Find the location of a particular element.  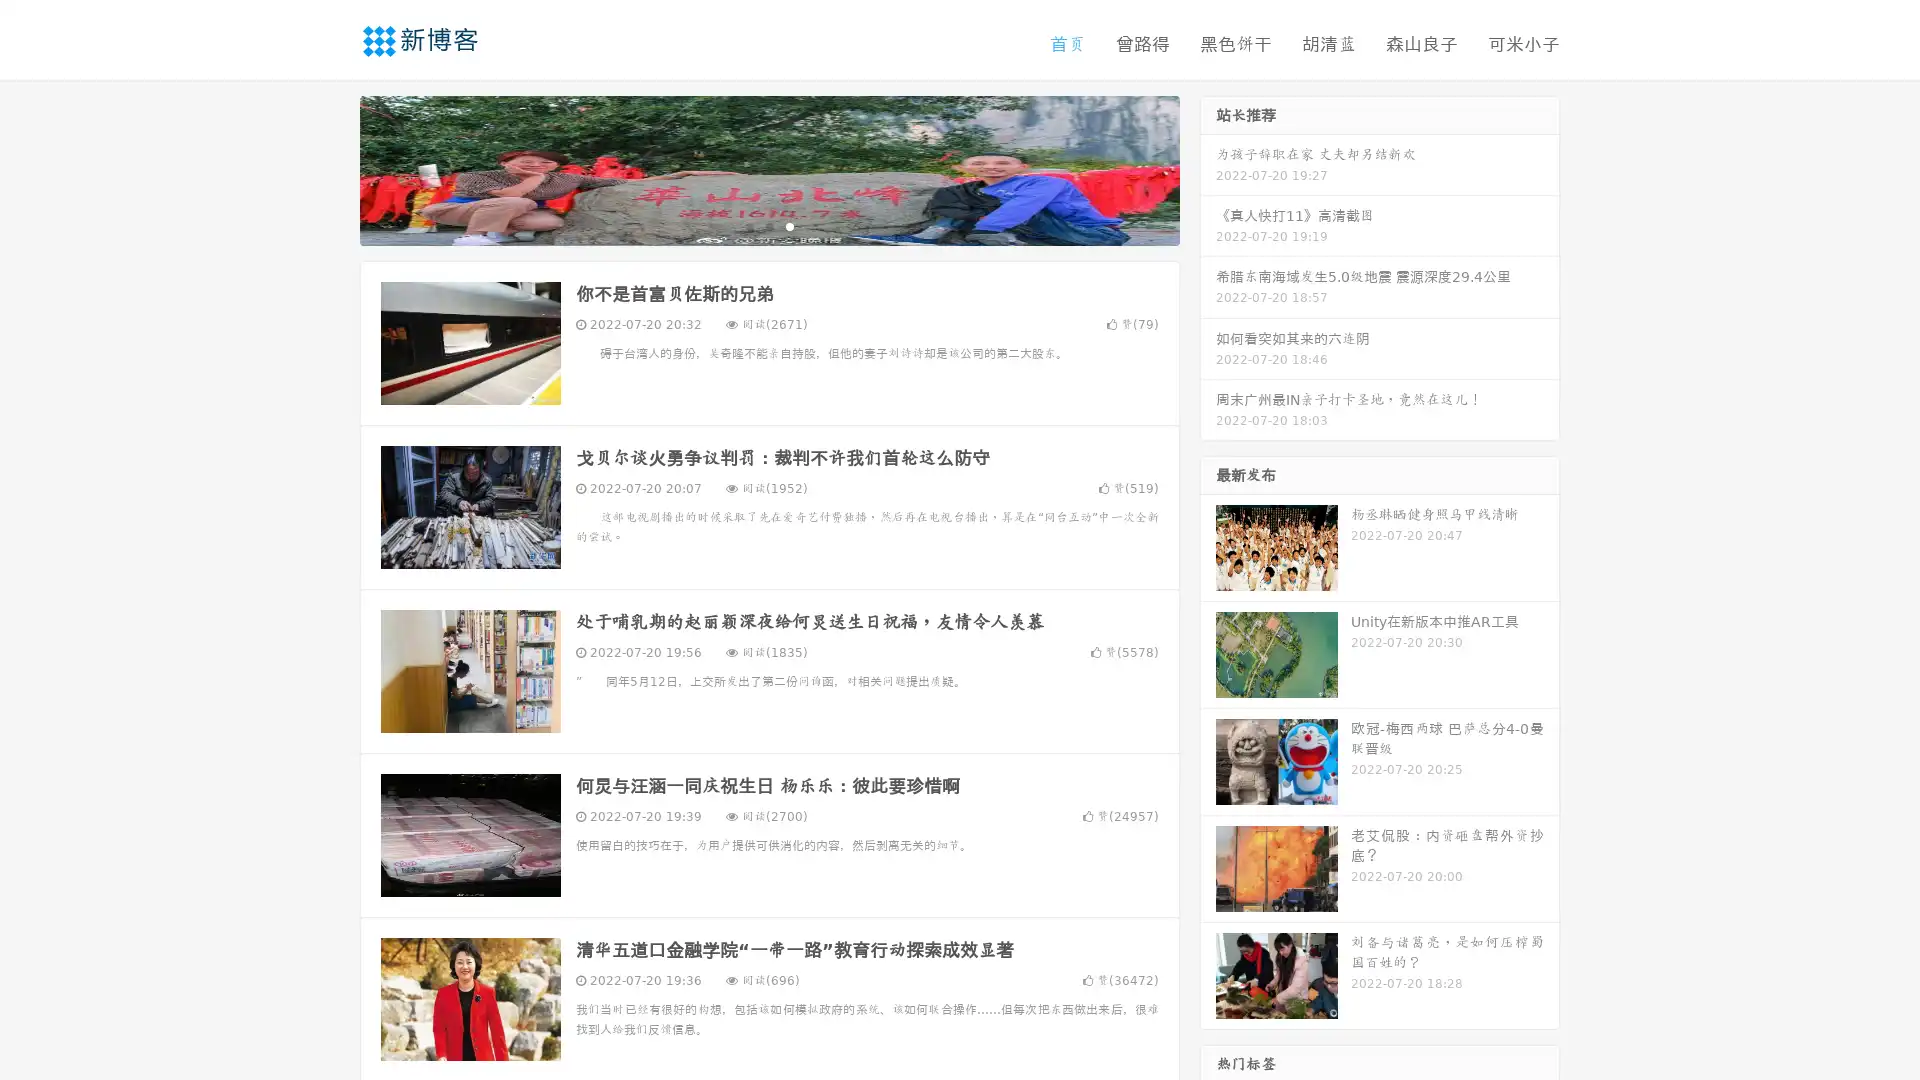

Go to slide 3 is located at coordinates (789, 225).